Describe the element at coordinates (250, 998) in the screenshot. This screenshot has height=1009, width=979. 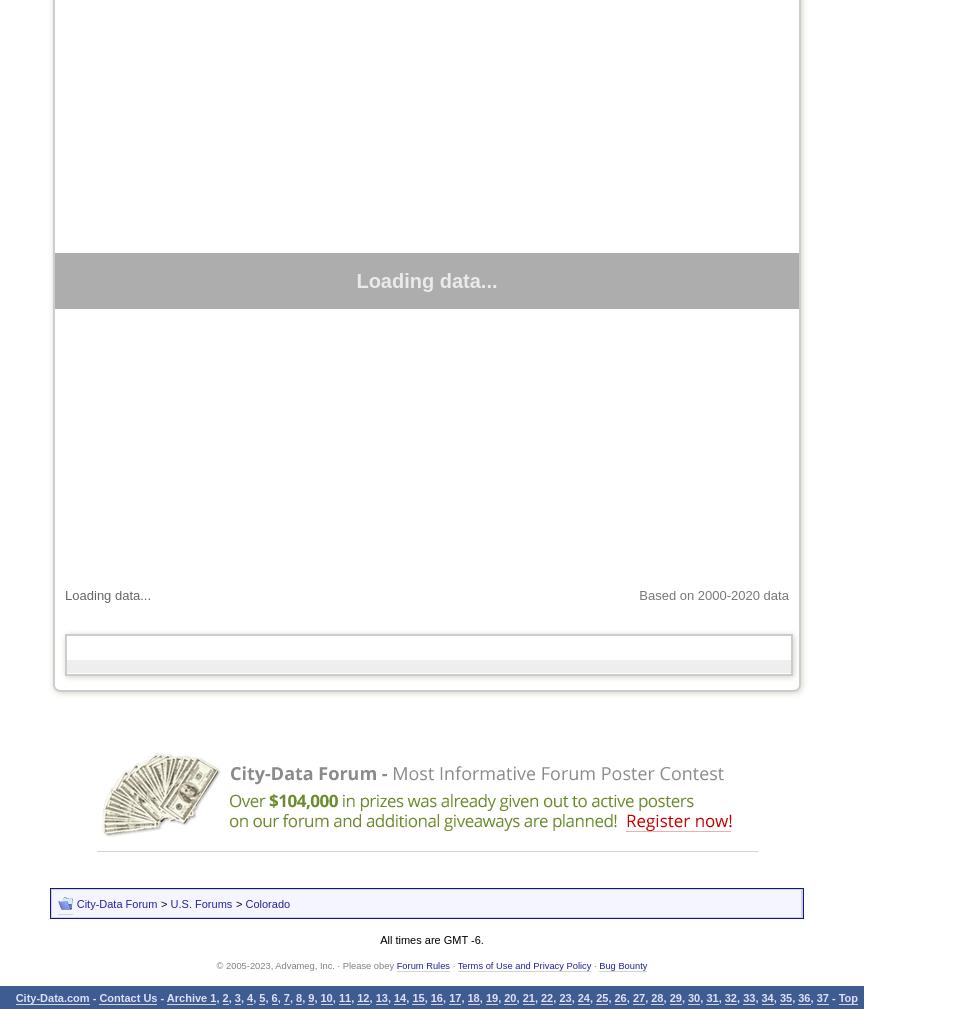
I see `'4'` at that location.